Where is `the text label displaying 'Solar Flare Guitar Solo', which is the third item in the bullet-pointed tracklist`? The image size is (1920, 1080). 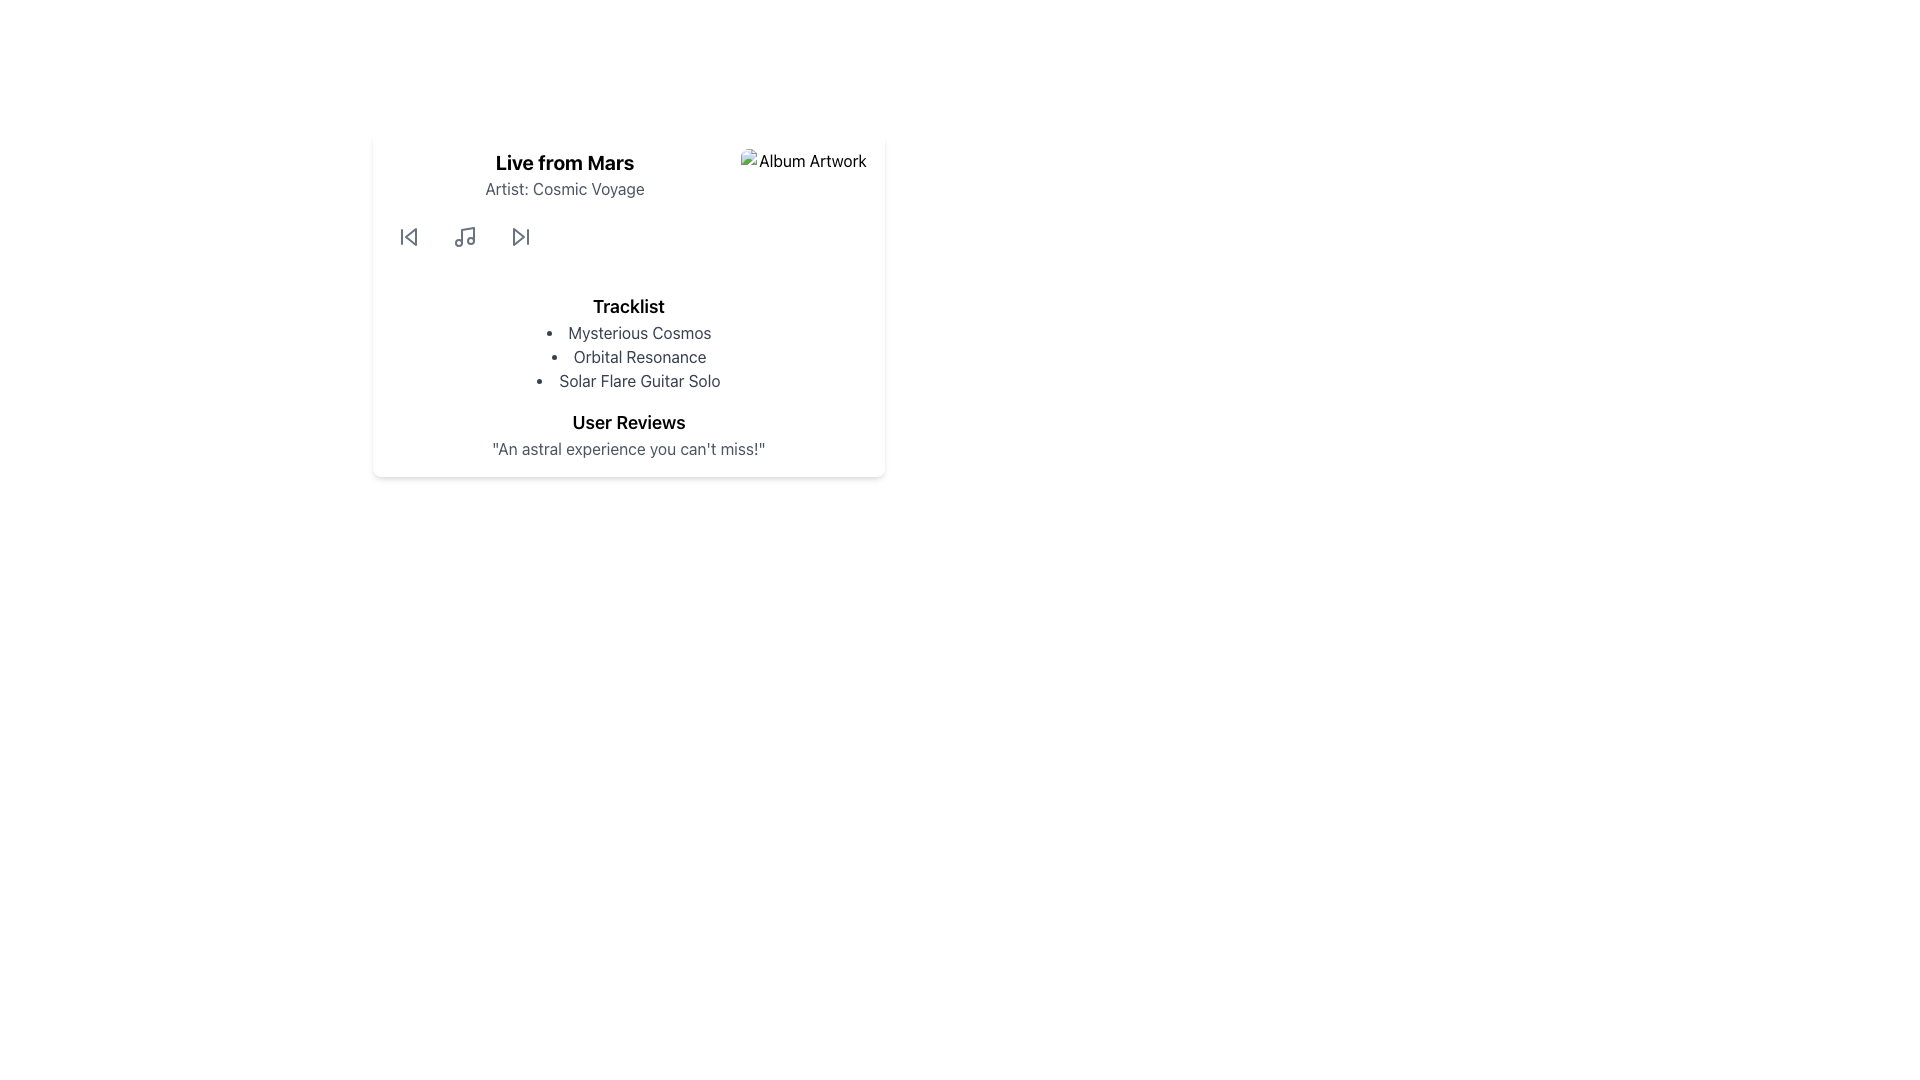 the text label displaying 'Solar Flare Guitar Solo', which is the third item in the bullet-pointed tracklist is located at coordinates (627, 381).